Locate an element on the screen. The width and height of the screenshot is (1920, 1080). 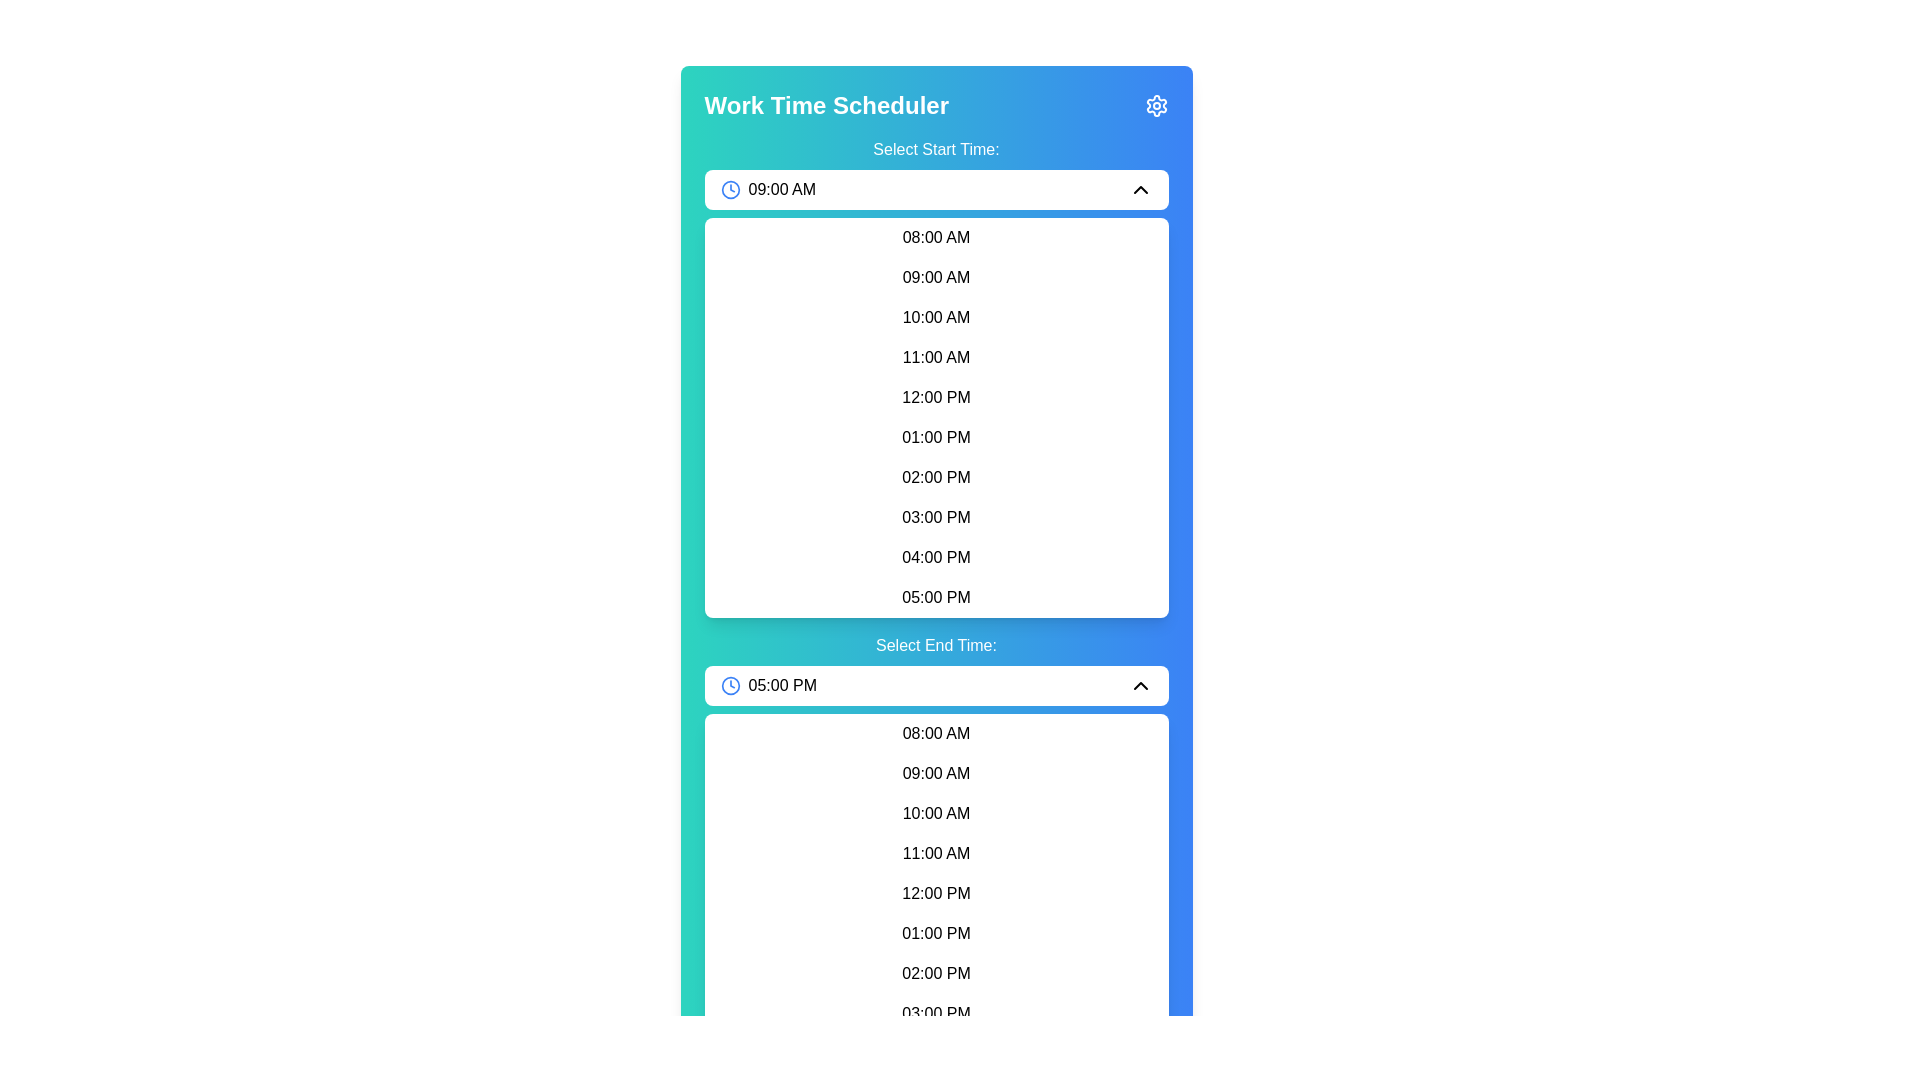
the chevron icon located at the far-right side of the '09:00 AM' text is located at coordinates (1140, 189).